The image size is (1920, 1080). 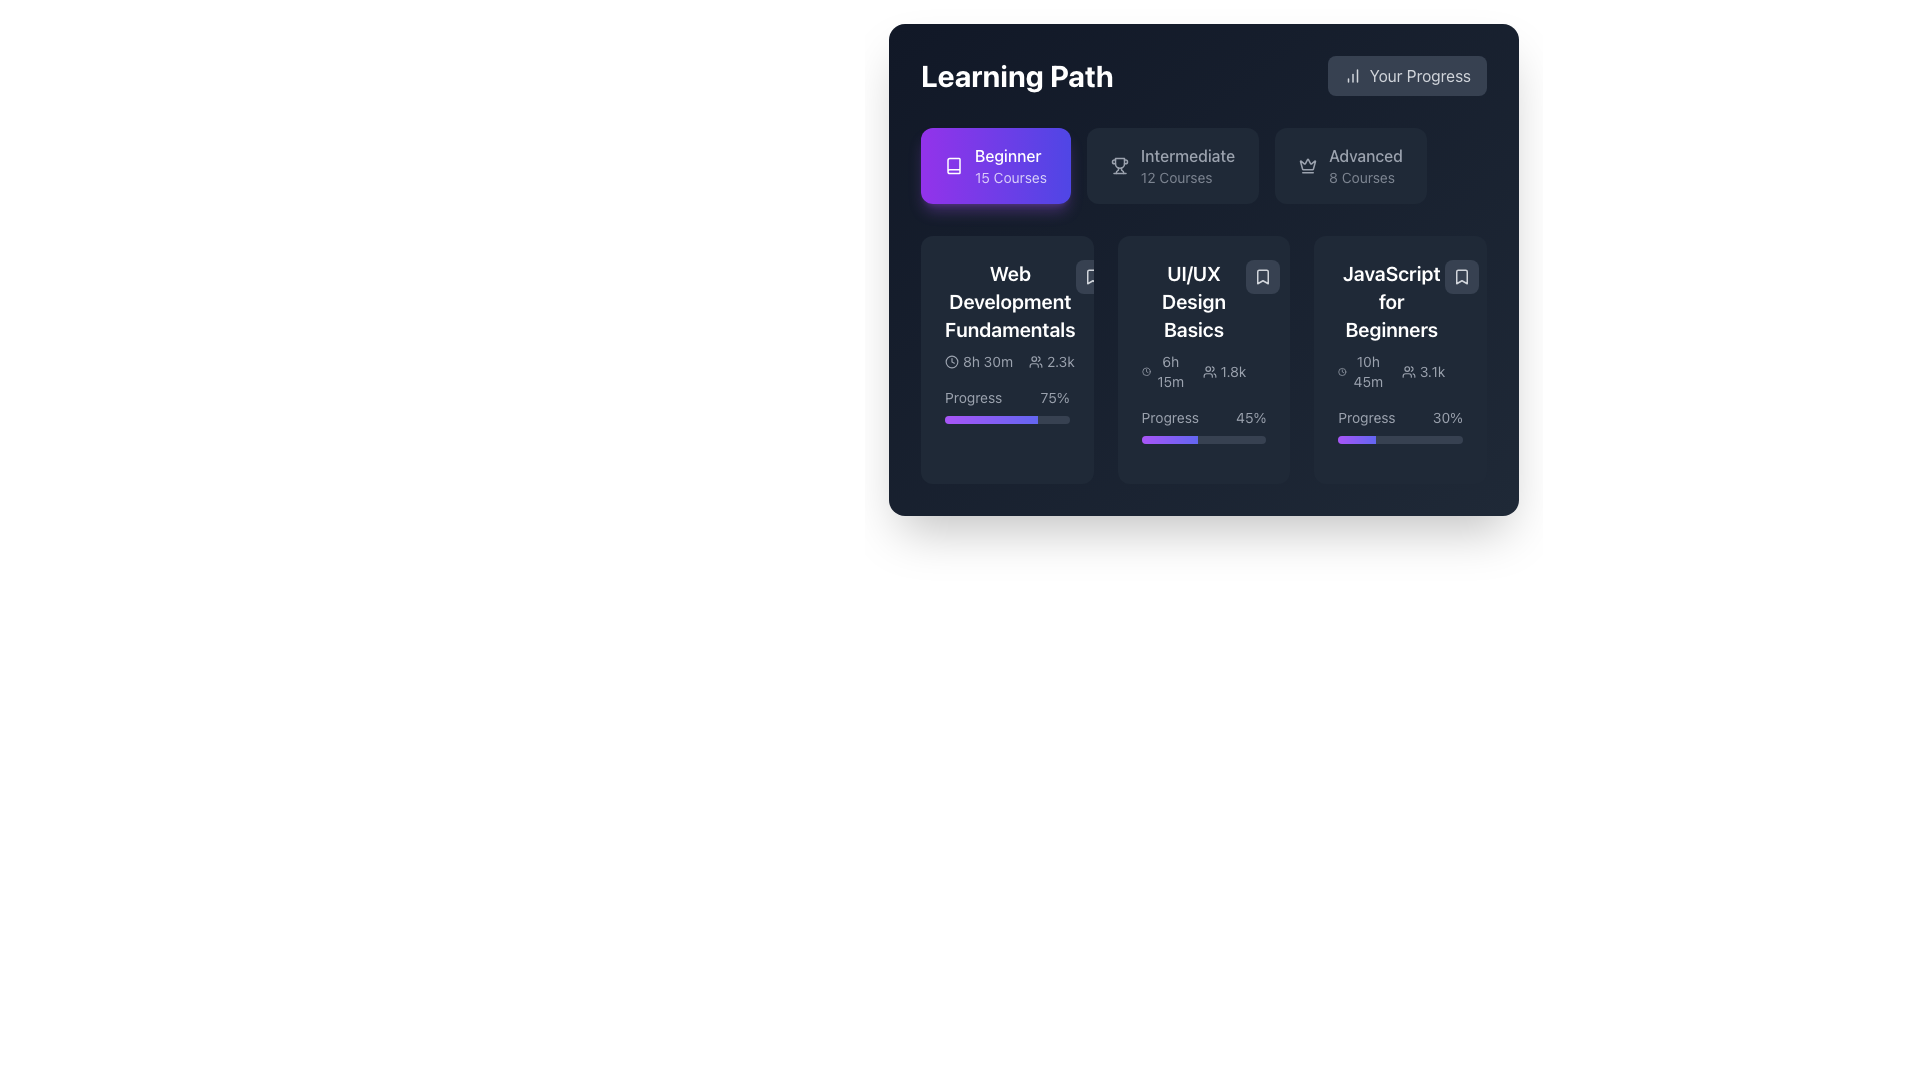 What do you see at coordinates (950, 362) in the screenshot?
I see `the icon representing the duration of the course 'Web Development Fundamentals'` at bounding box center [950, 362].